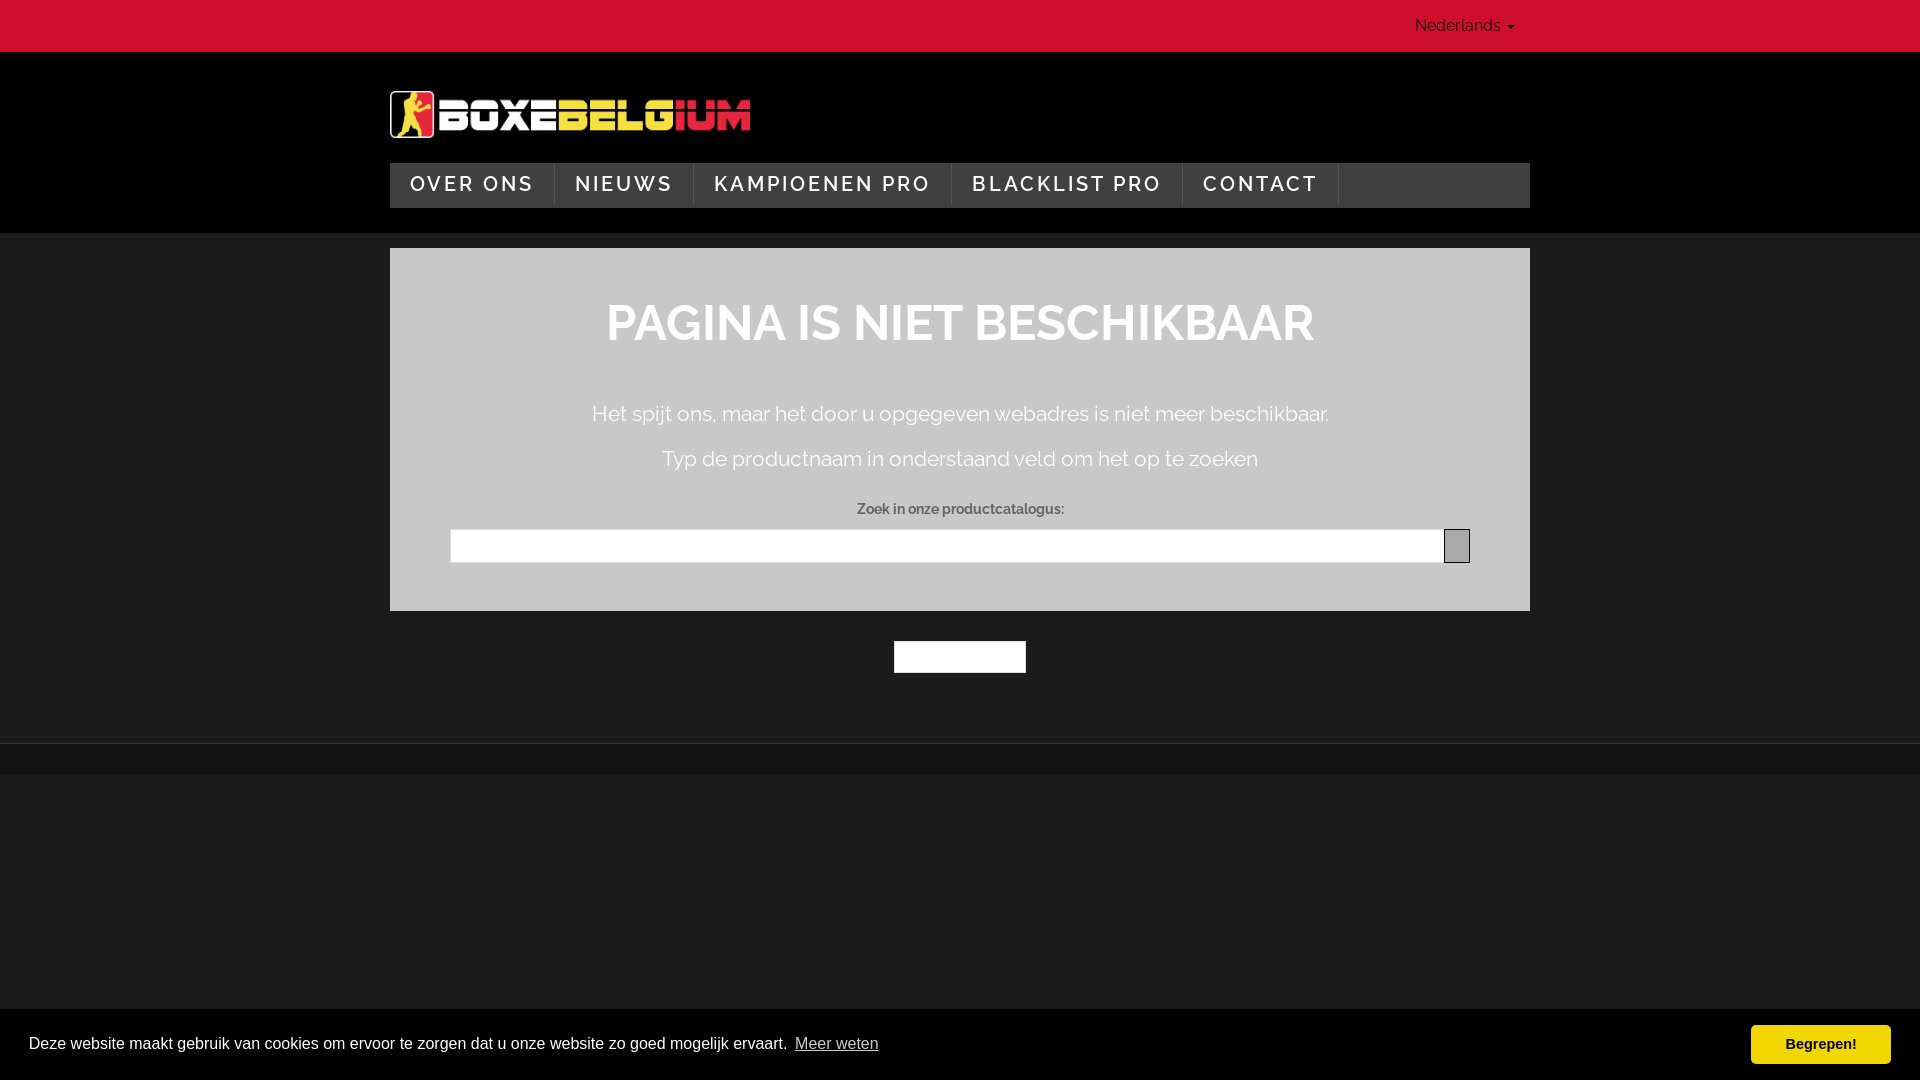  I want to click on 'Boxebelgium.be', so click(569, 114).